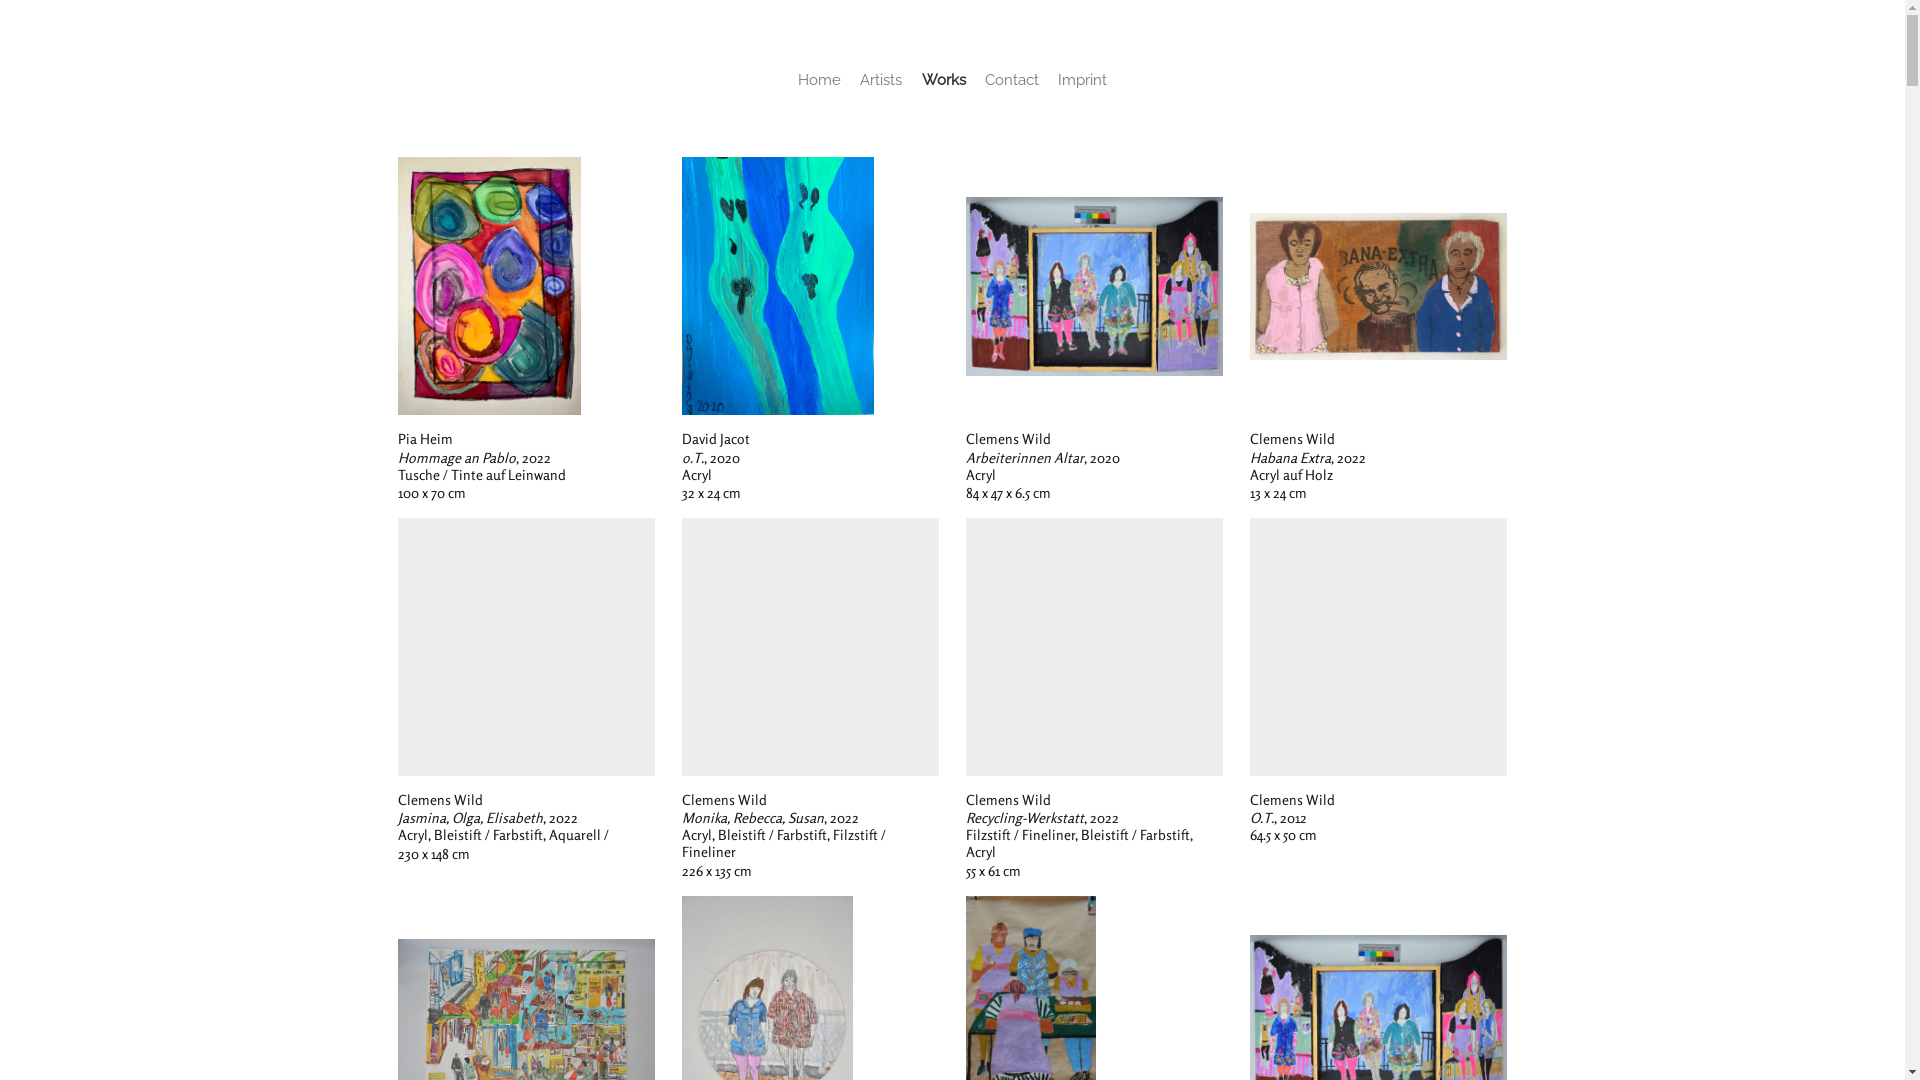  Describe the element at coordinates (1081, 79) in the screenshot. I see `'Imprint'` at that location.